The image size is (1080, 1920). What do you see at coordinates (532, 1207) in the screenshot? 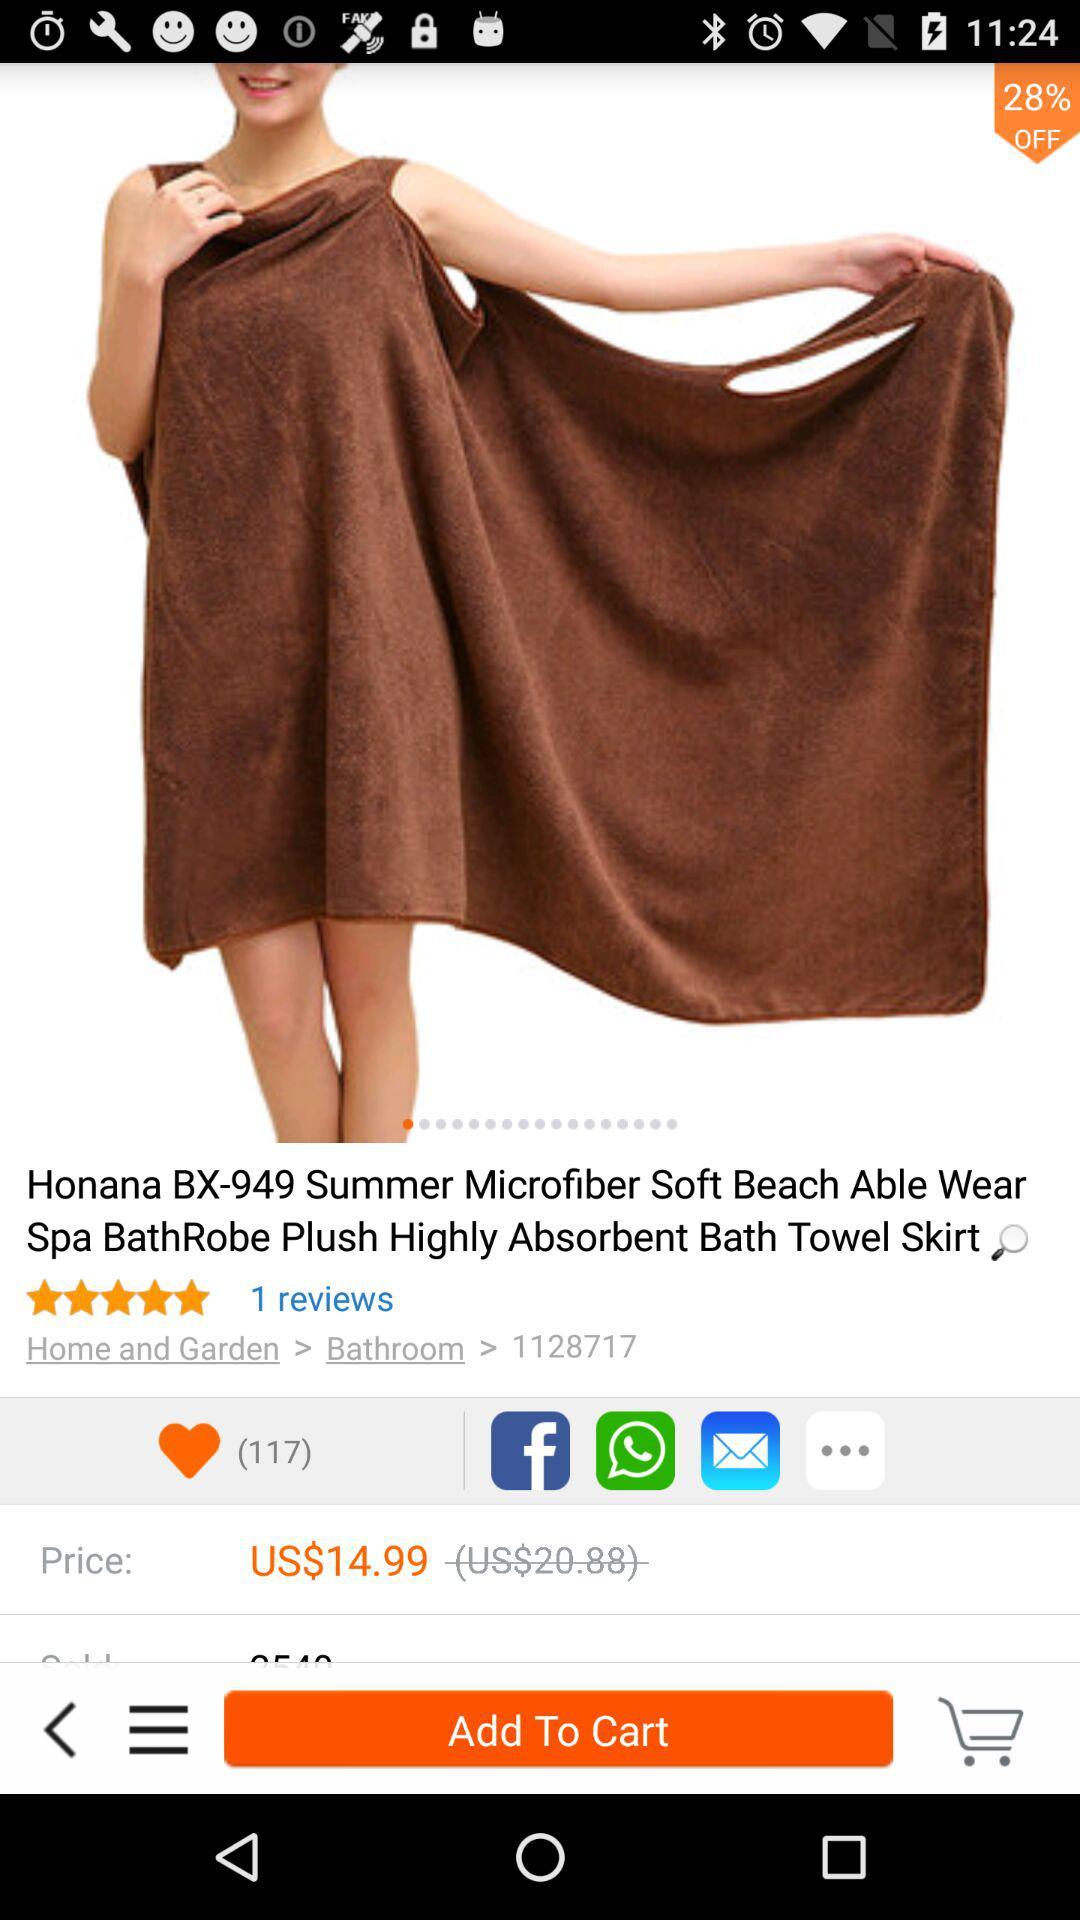
I see `item above 1 reviews item` at bounding box center [532, 1207].